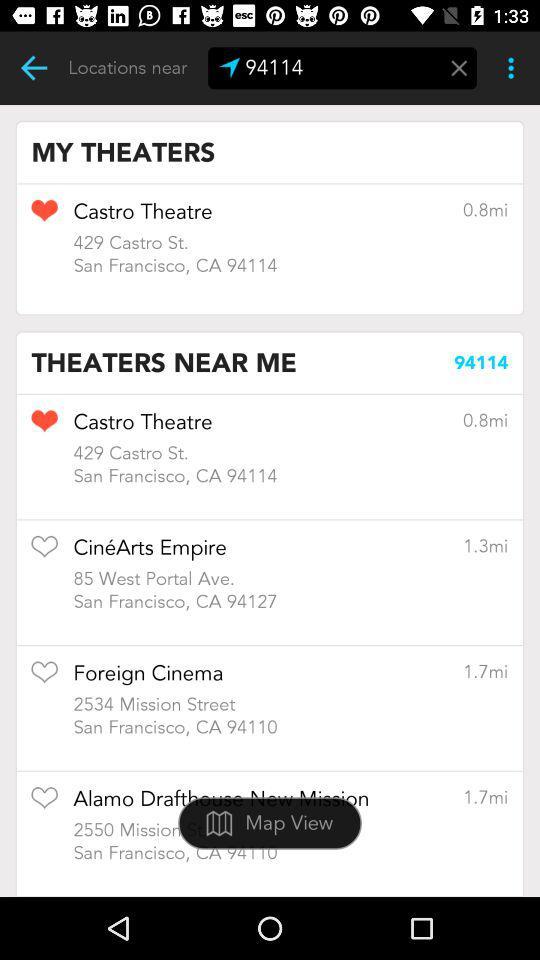 Image resolution: width=540 pixels, height=960 pixels. Describe the element at coordinates (33, 68) in the screenshot. I see `go back` at that location.